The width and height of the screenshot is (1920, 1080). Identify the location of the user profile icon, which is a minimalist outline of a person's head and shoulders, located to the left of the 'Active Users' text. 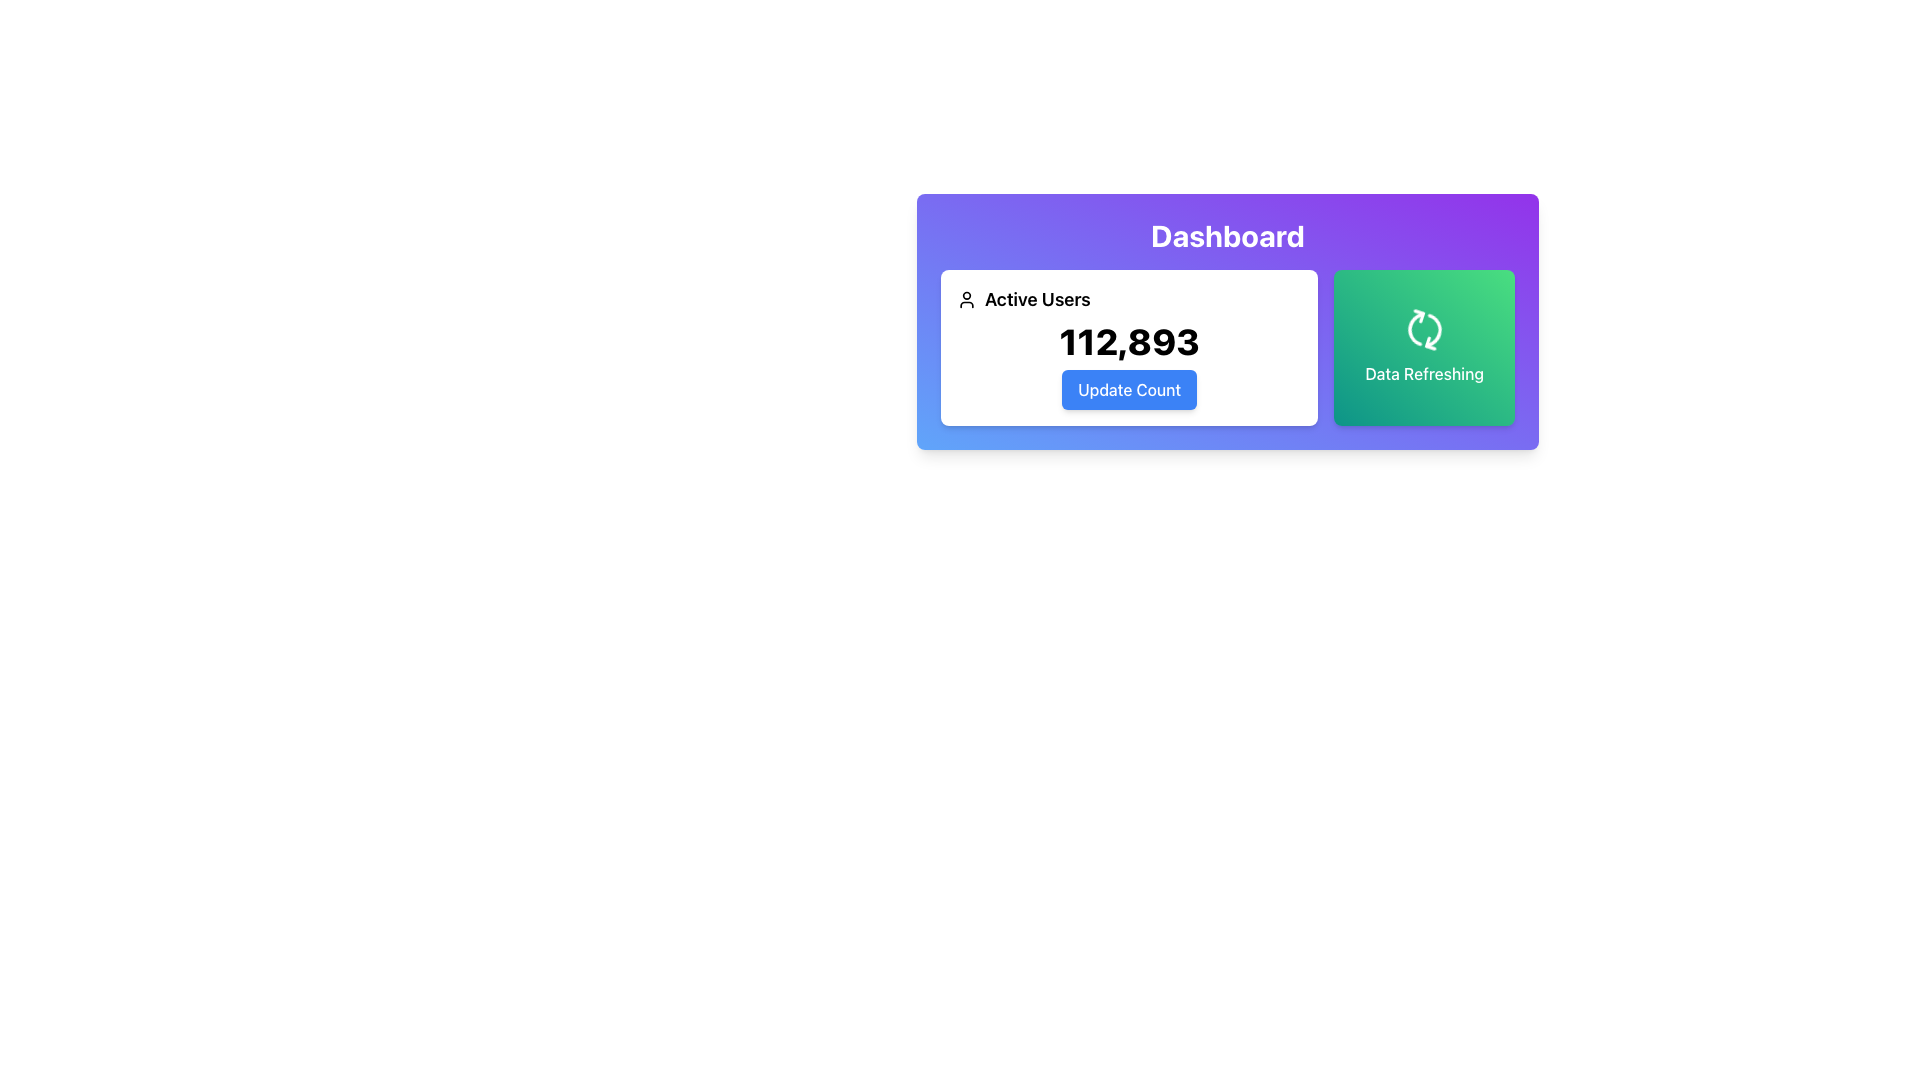
(966, 300).